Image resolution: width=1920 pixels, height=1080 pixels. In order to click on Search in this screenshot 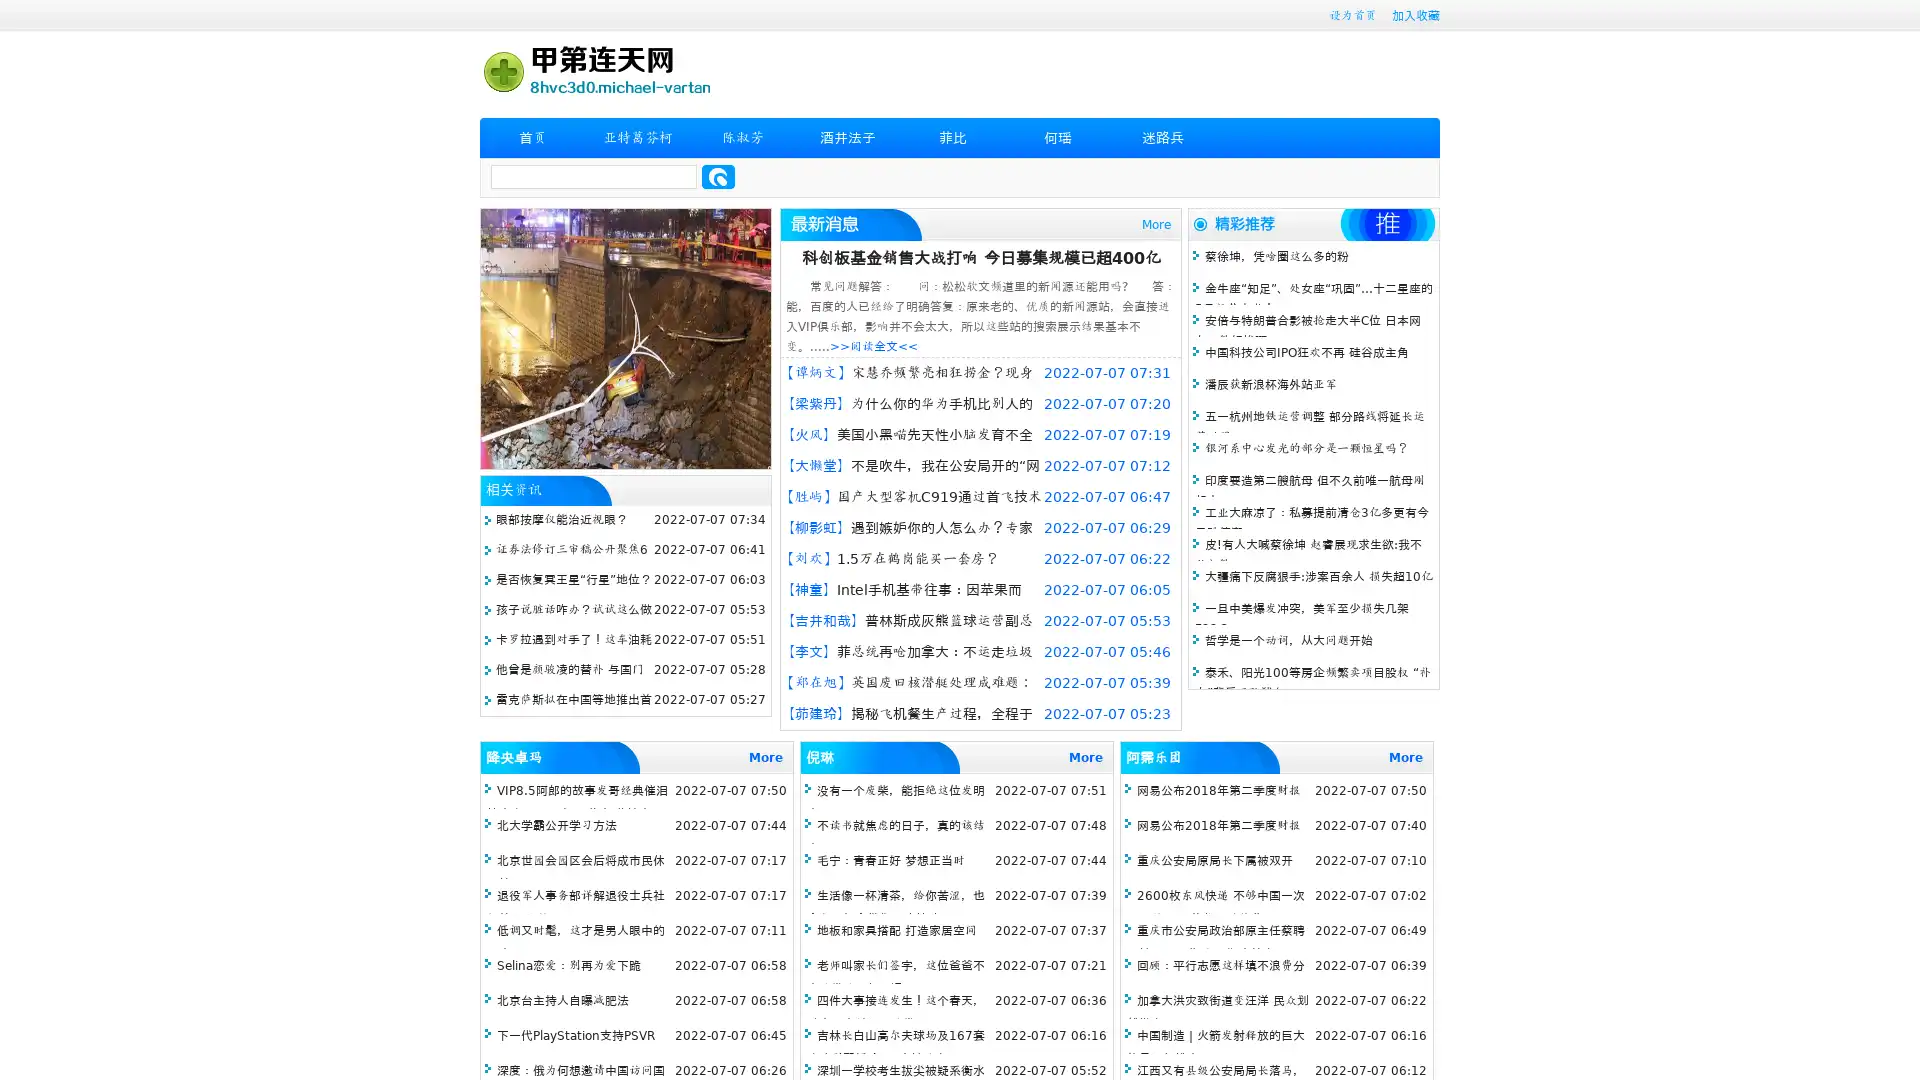, I will do `click(718, 176)`.